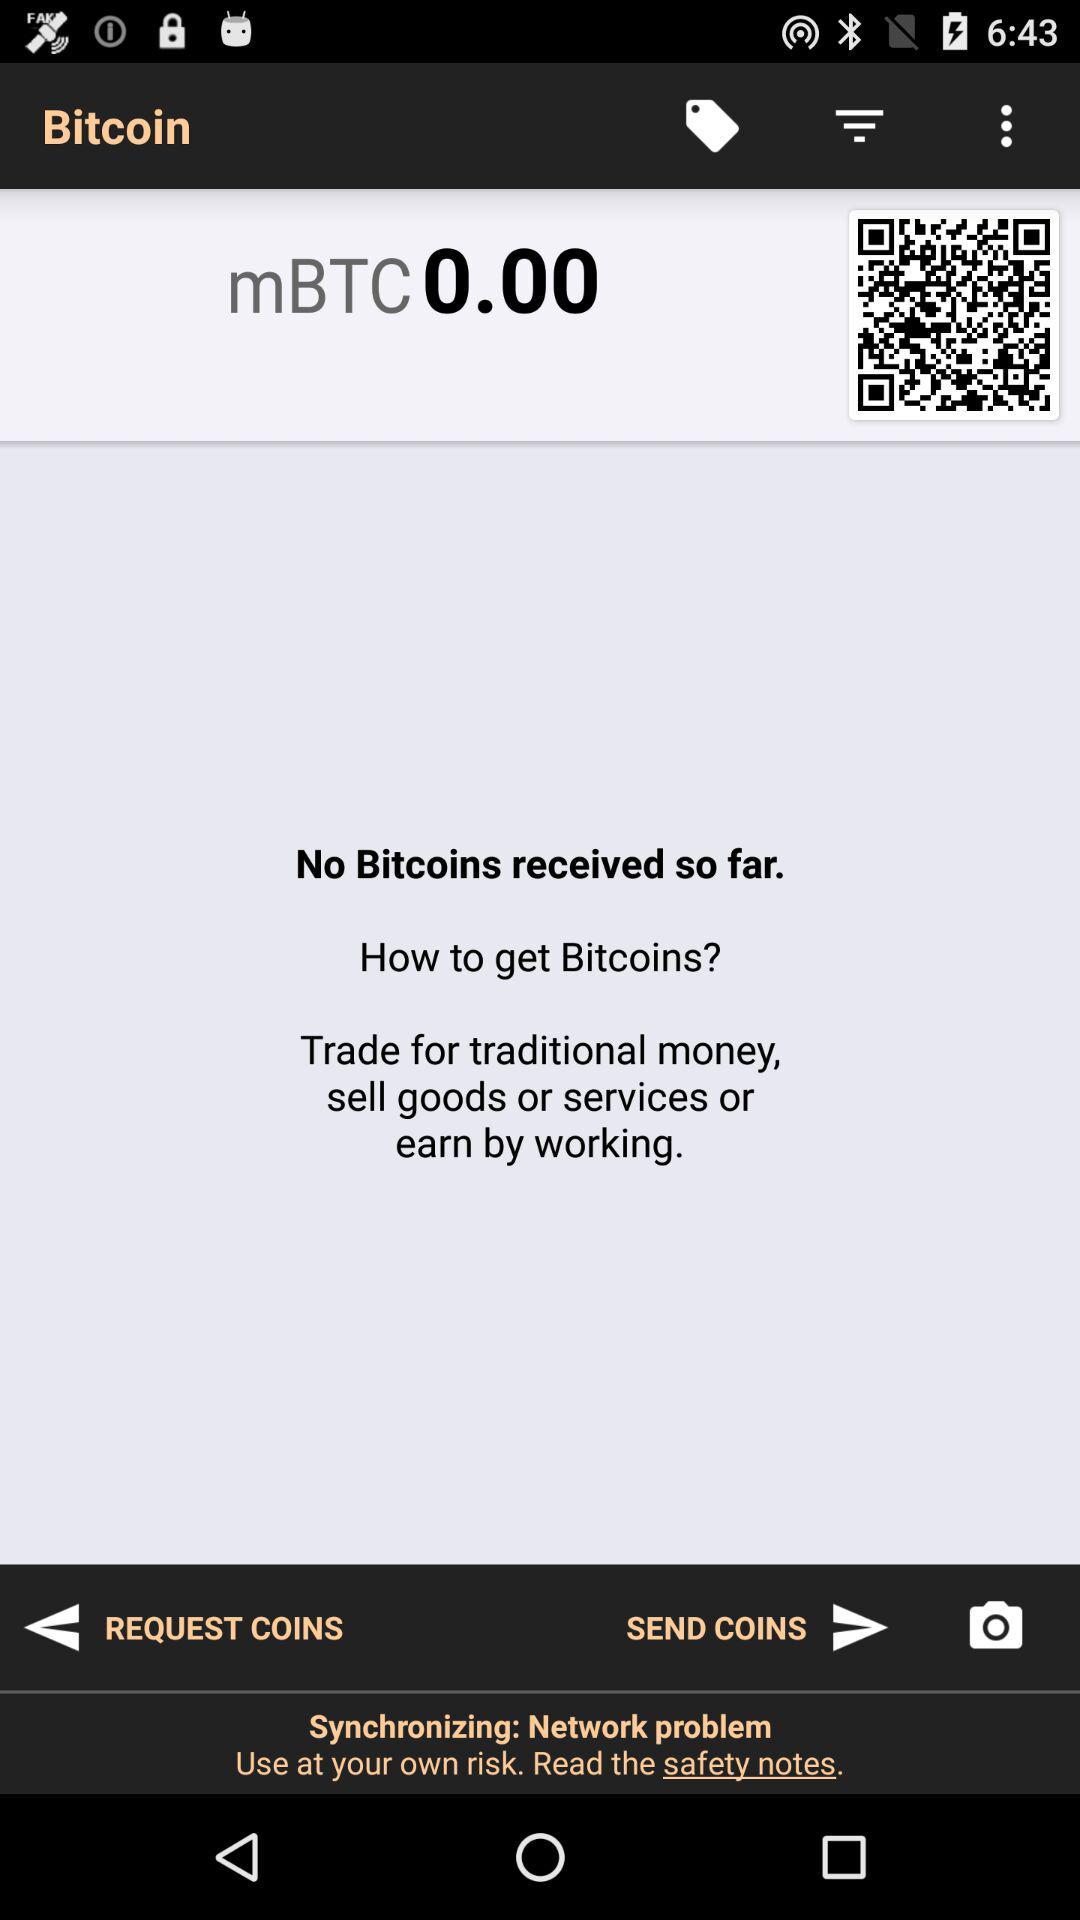 This screenshot has width=1080, height=1920. What do you see at coordinates (758, 1627) in the screenshot?
I see `button next to request coins` at bounding box center [758, 1627].